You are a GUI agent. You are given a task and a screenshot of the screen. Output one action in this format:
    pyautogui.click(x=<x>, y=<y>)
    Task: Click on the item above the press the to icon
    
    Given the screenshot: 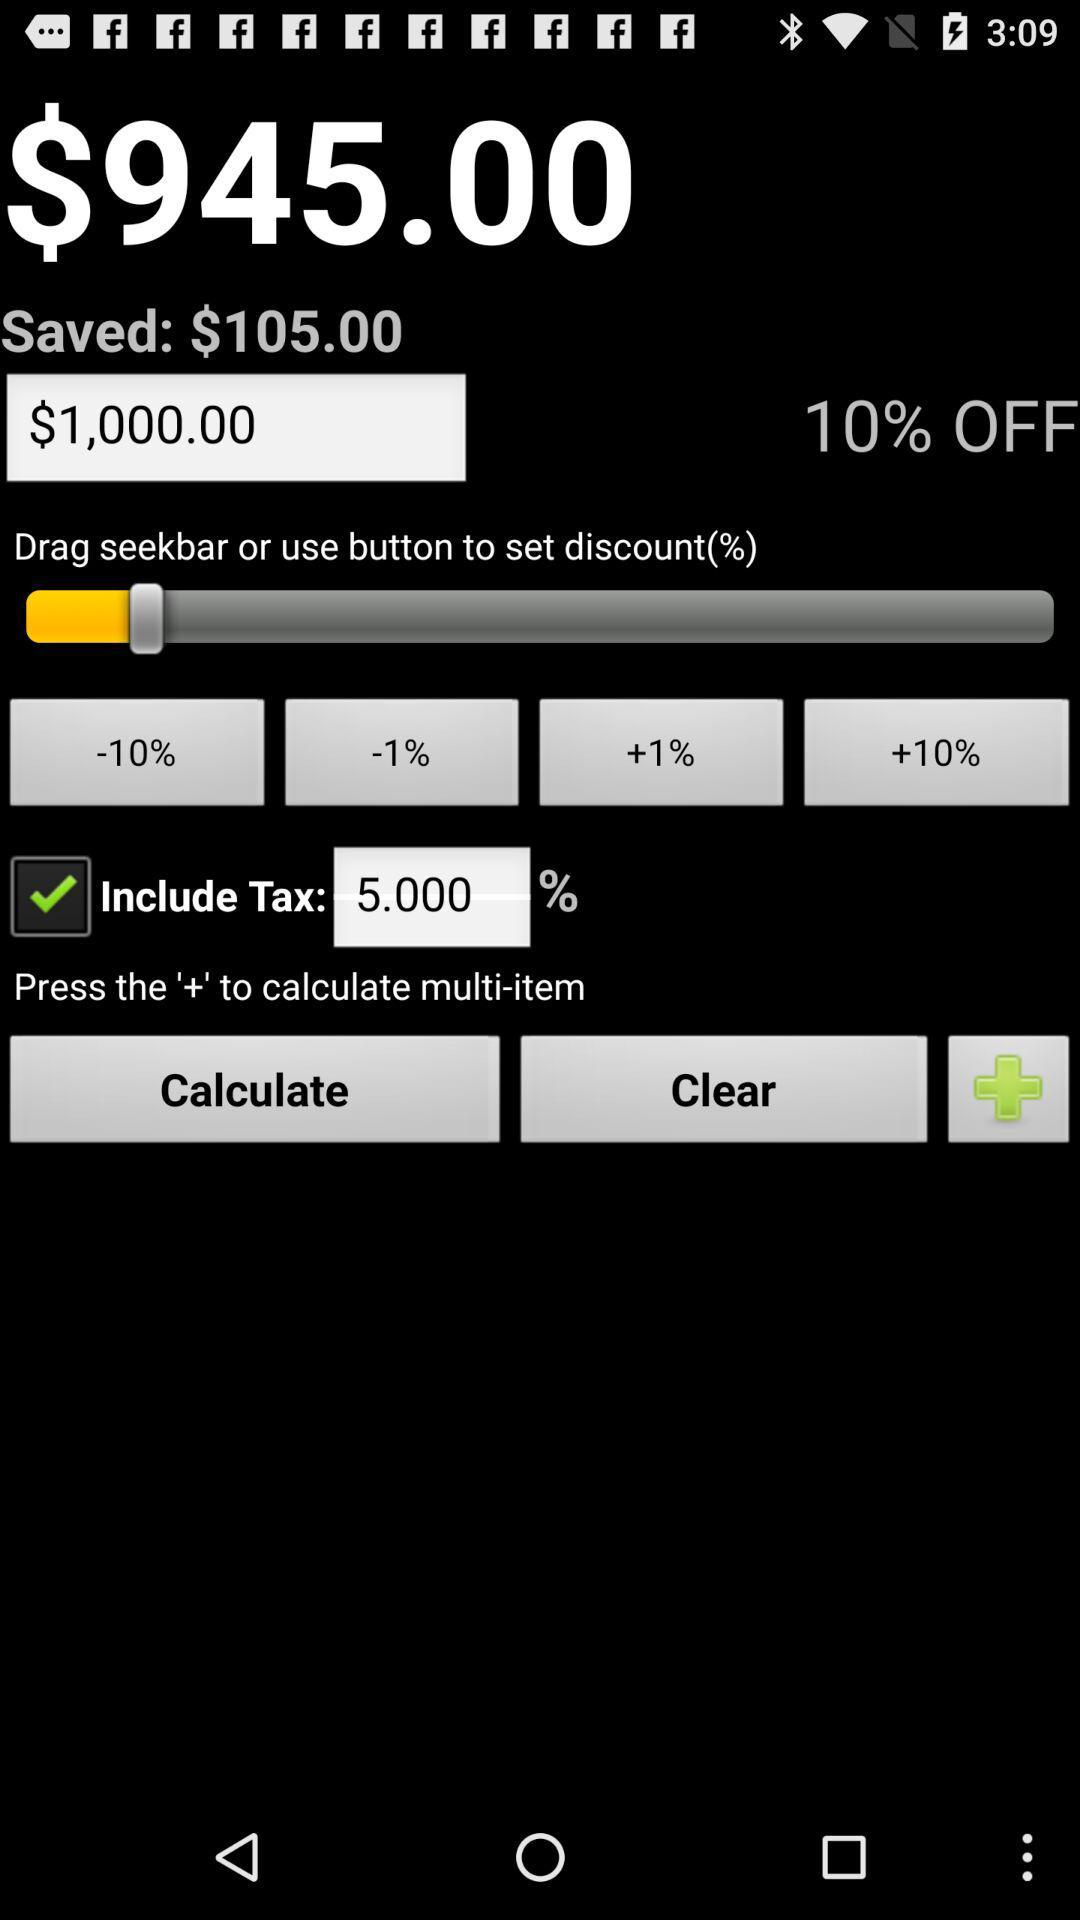 What is the action you would take?
    pyautogui.click(x=162, y=893)
    